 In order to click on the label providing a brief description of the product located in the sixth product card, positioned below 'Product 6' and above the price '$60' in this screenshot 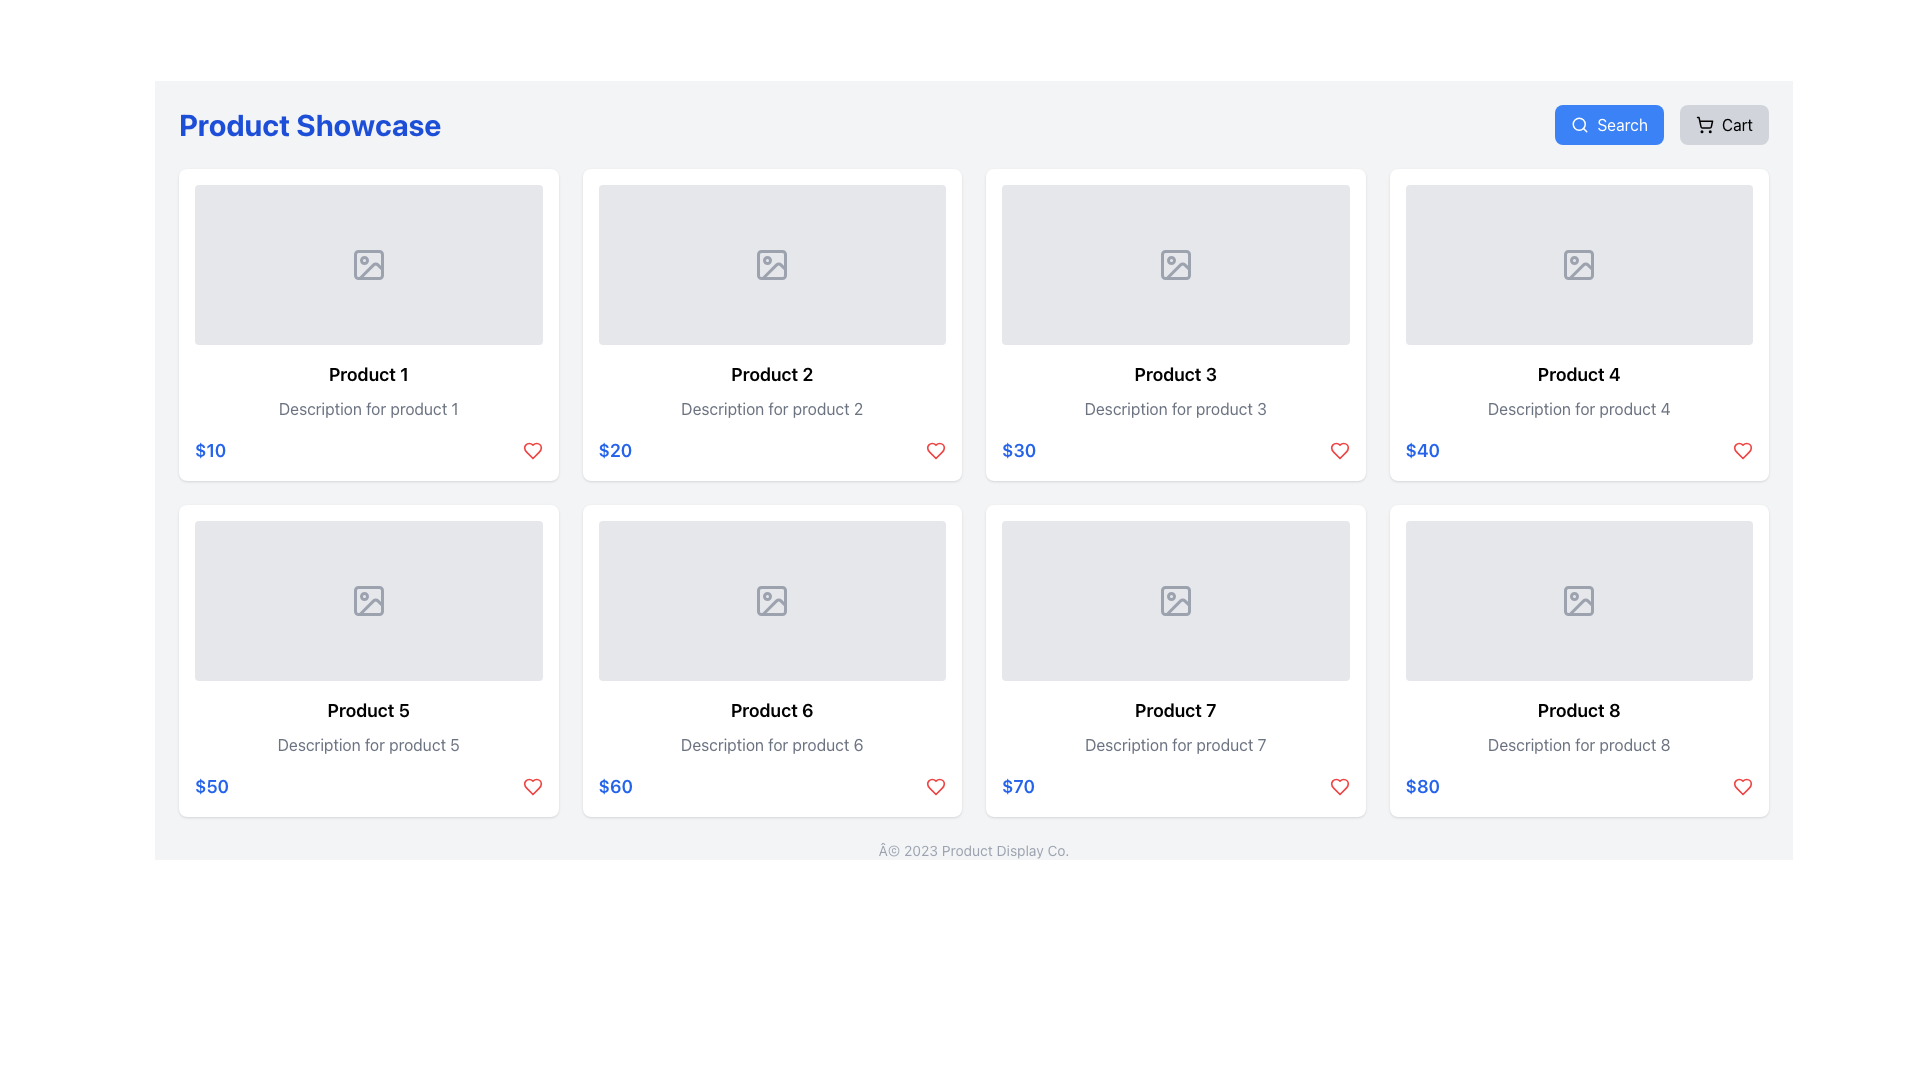, I will do `click(771, 744)`.